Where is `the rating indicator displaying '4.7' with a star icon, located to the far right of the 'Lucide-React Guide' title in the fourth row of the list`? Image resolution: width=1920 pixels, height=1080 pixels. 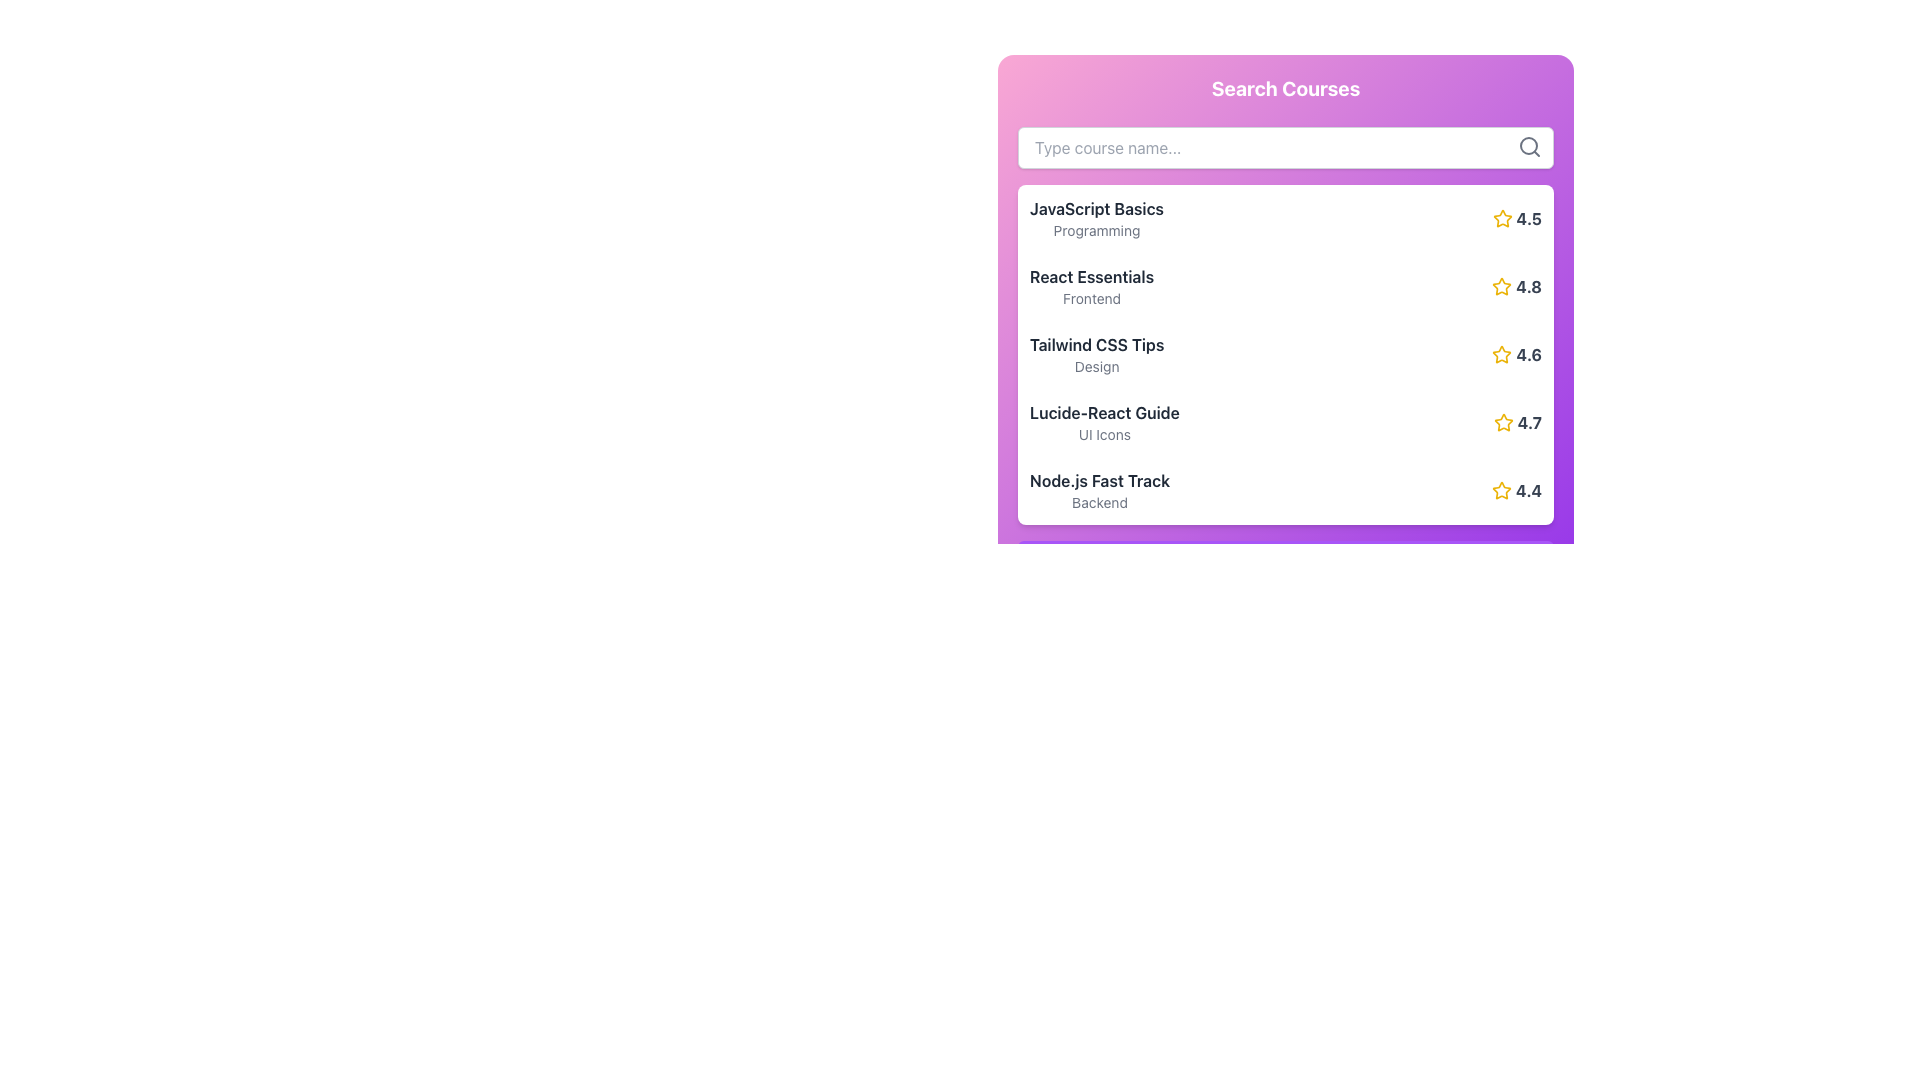 the rating indicator displaying '4.7' with a star icon, located to the far right of the 'Lucide-React Guide' title in the fourth row of the list is located at coordinates (1517, 422).